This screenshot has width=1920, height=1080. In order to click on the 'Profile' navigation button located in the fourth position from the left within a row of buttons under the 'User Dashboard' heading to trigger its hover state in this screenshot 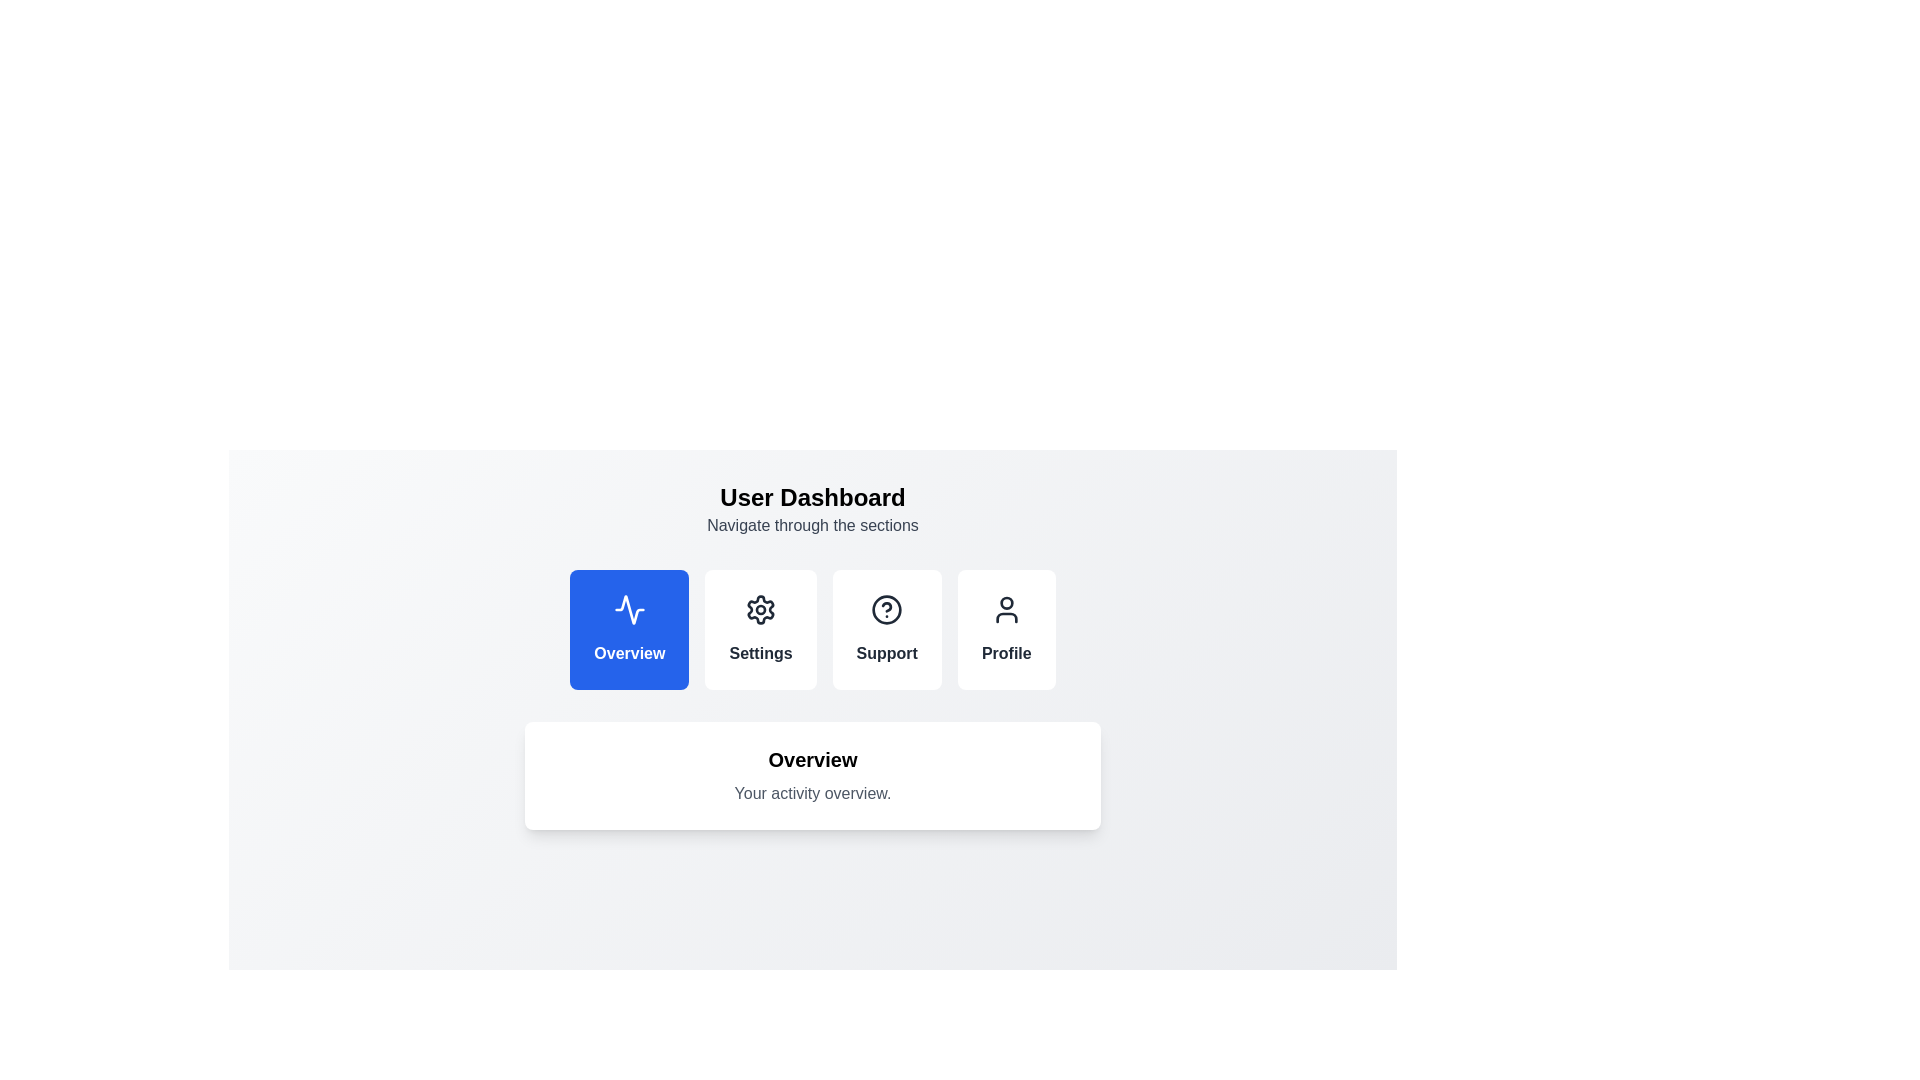, I will do `click(1006, 628)`.